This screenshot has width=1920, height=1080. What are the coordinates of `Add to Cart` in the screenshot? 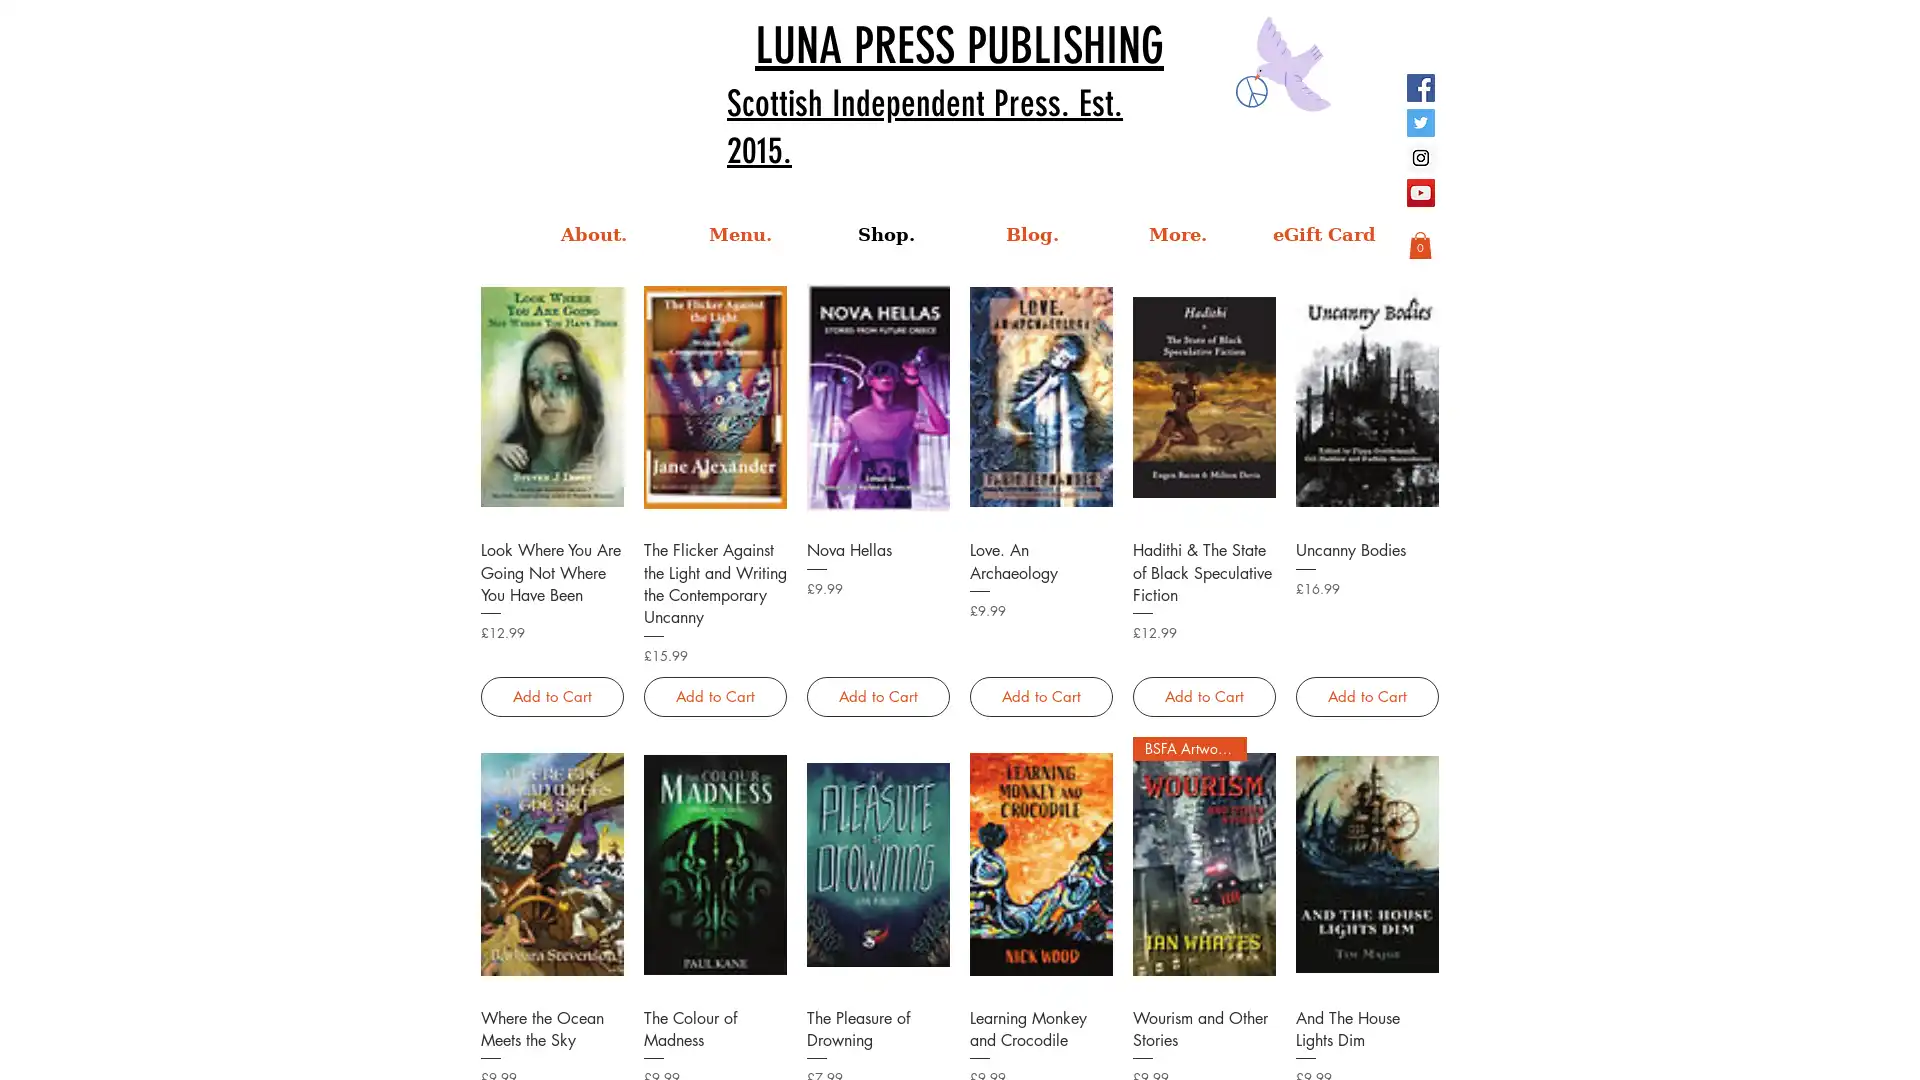 It's located at (714, 695).